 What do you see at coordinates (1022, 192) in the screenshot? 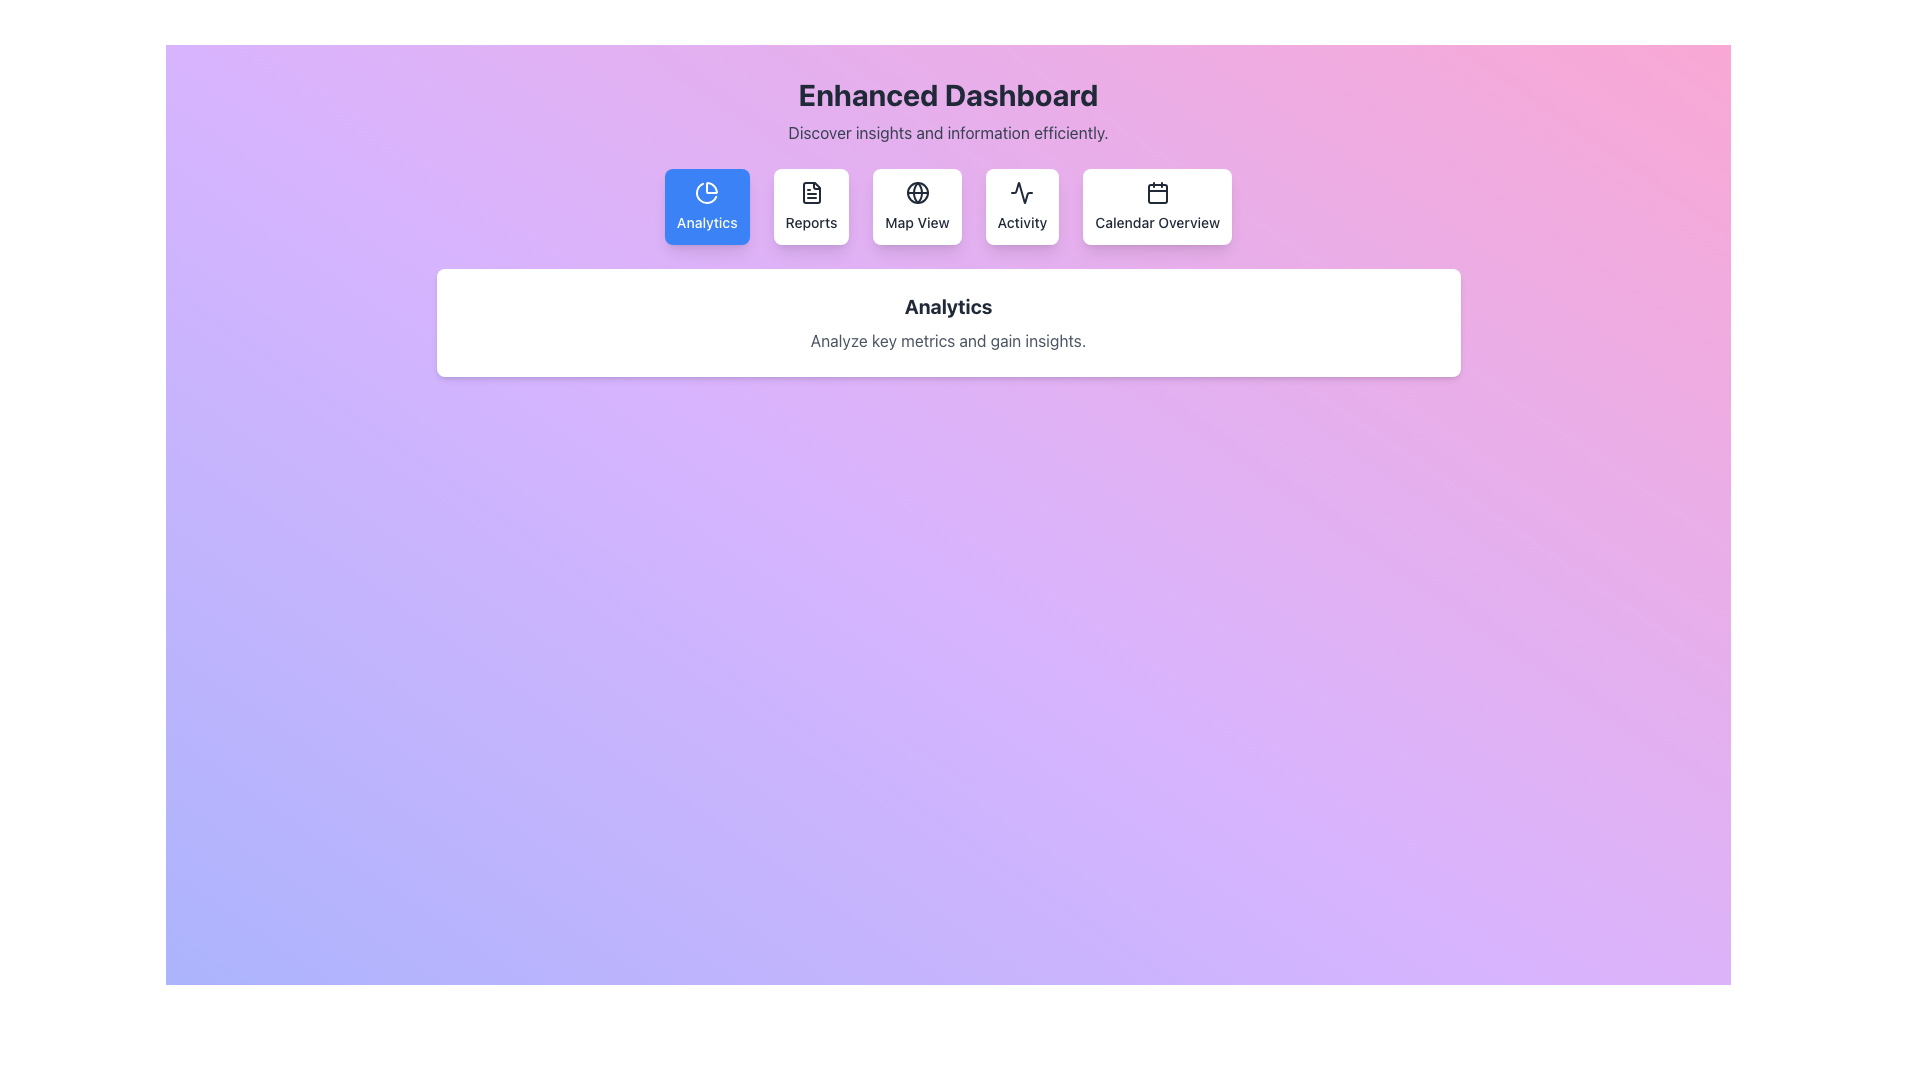
I see `the activity icon represented by a stylized wave line with a gray outline, located in the top central section of the interface above the text label 'Activity'` at bounding box center [1022, 192].